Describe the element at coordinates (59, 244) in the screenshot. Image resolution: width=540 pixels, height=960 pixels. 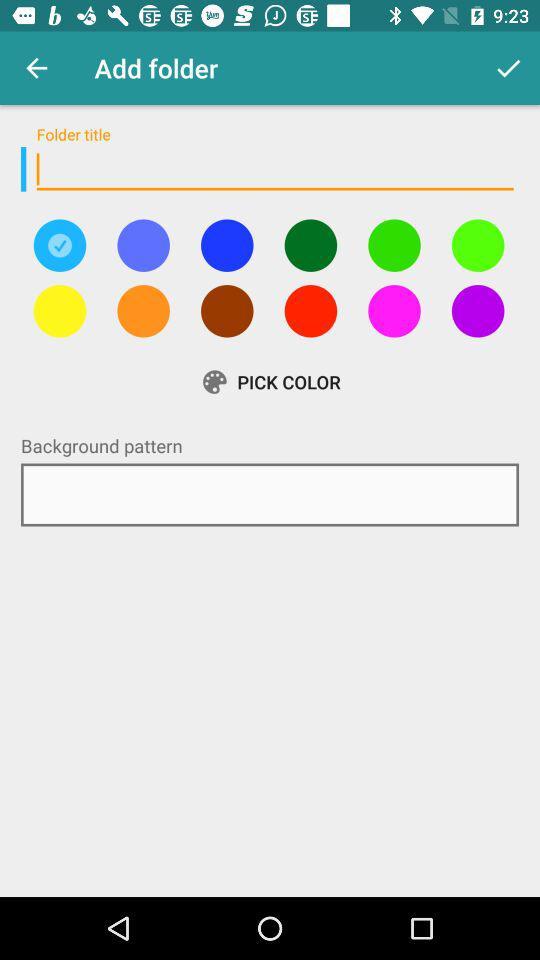
I see `colours` at that location.